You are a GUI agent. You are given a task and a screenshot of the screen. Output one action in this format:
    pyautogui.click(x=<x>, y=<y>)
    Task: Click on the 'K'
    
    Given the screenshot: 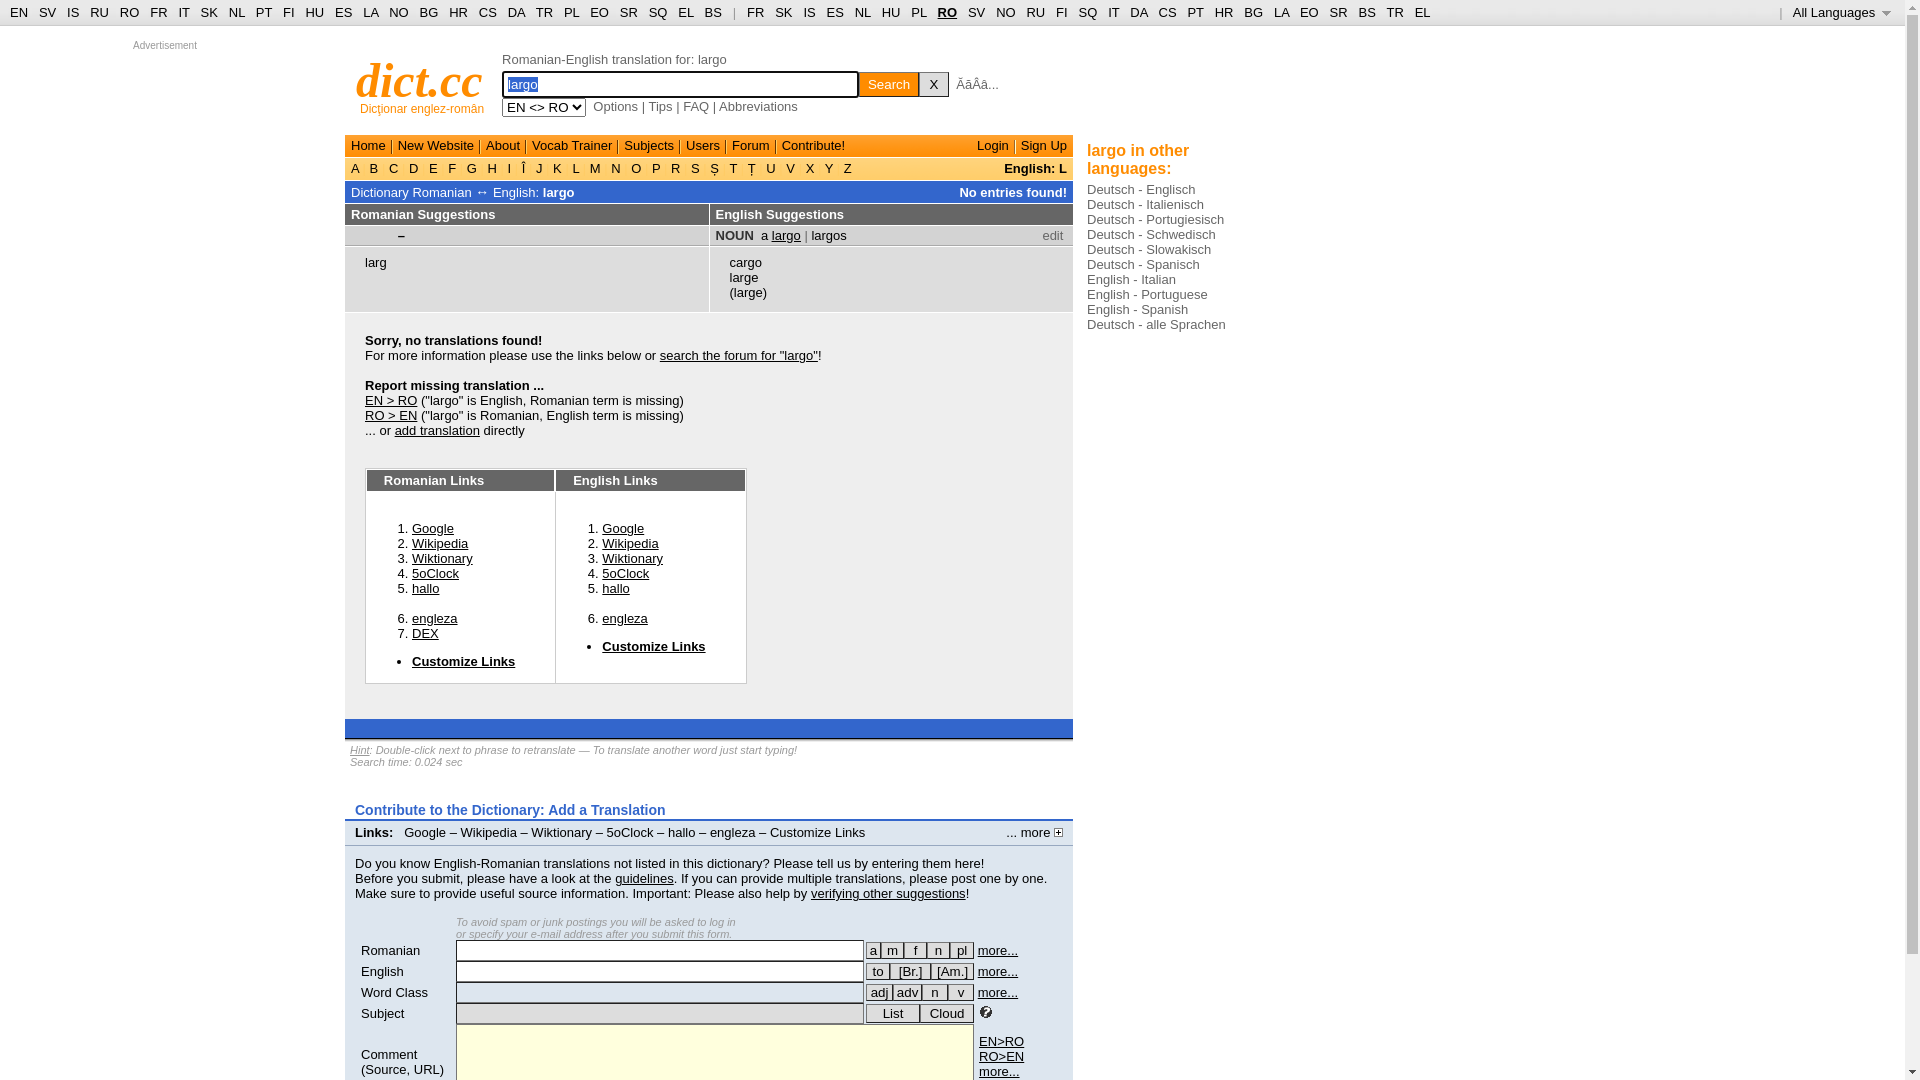 What is the action you would take?
    pyautogui.click(x=557, y=167)
    